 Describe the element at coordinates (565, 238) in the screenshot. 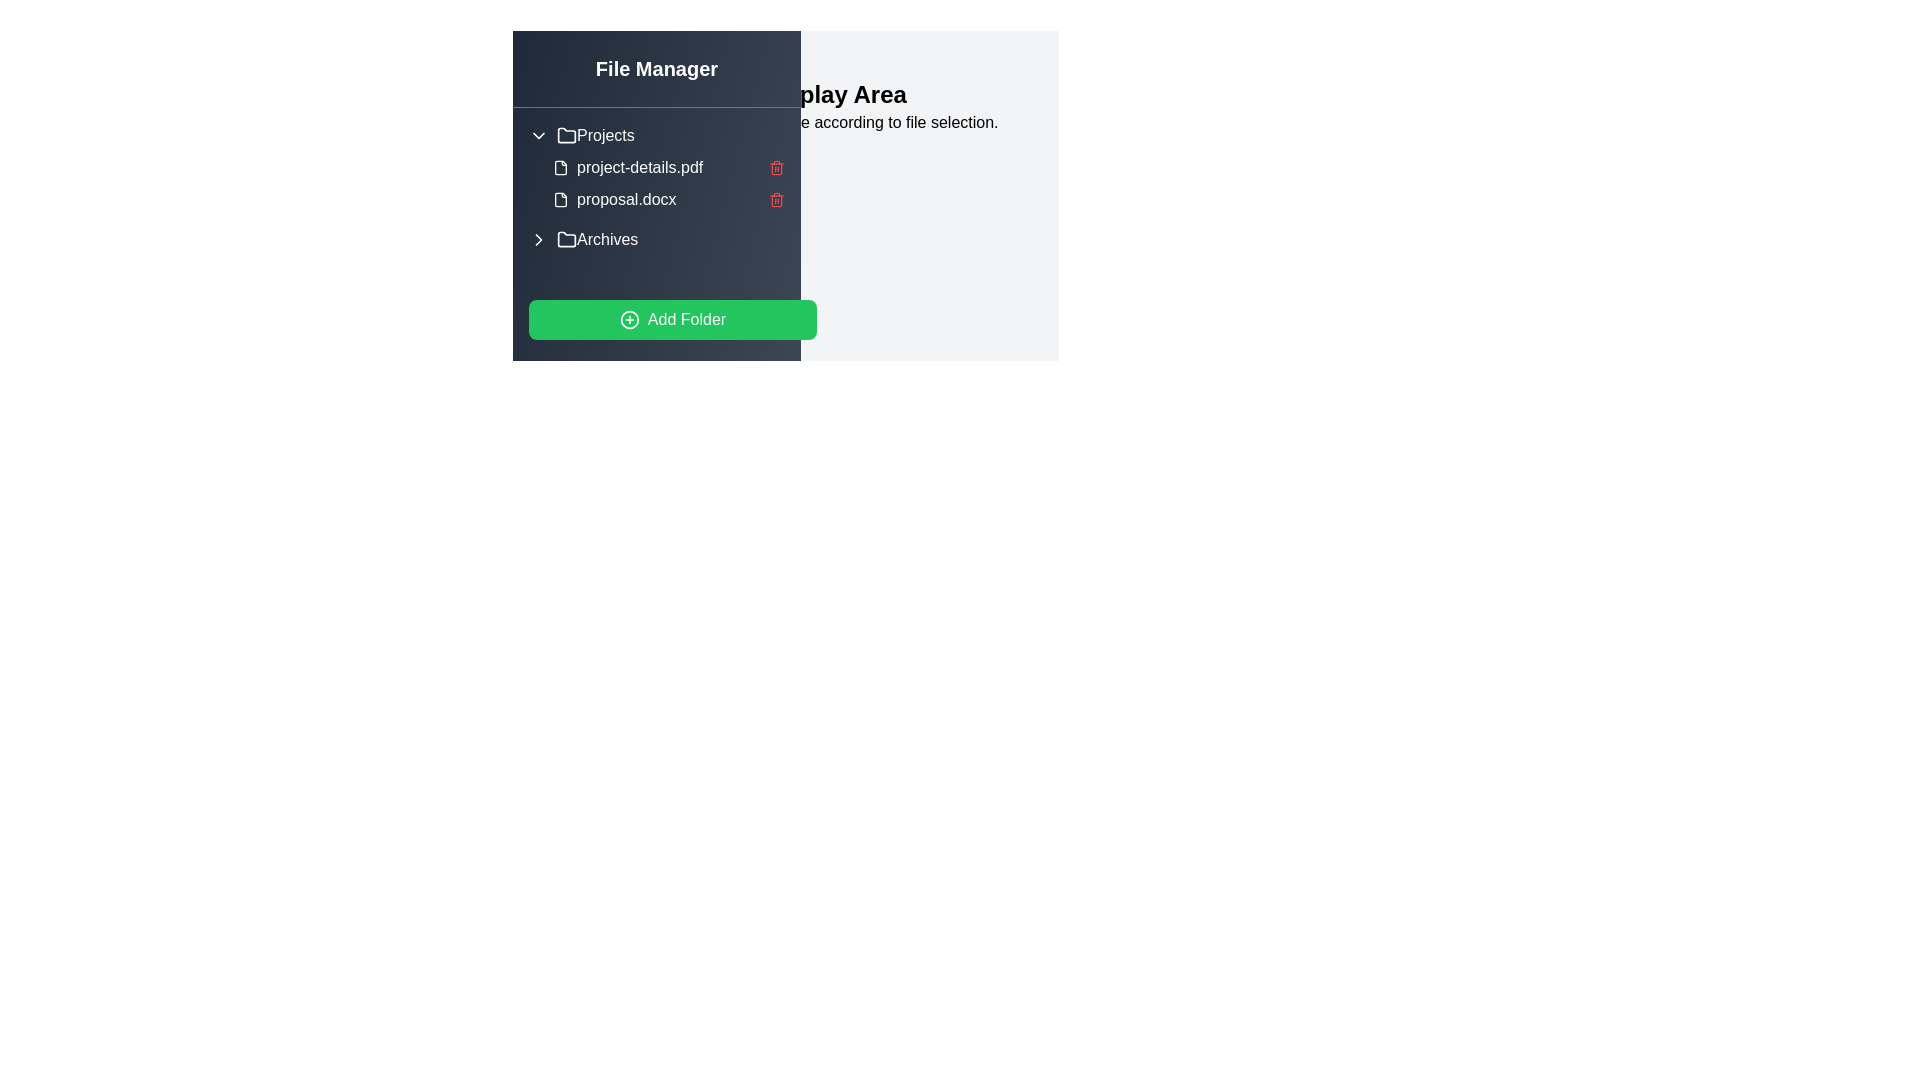

I see `the folder icon located under the 'Archives' section in the file manager to interact with it` at that location.